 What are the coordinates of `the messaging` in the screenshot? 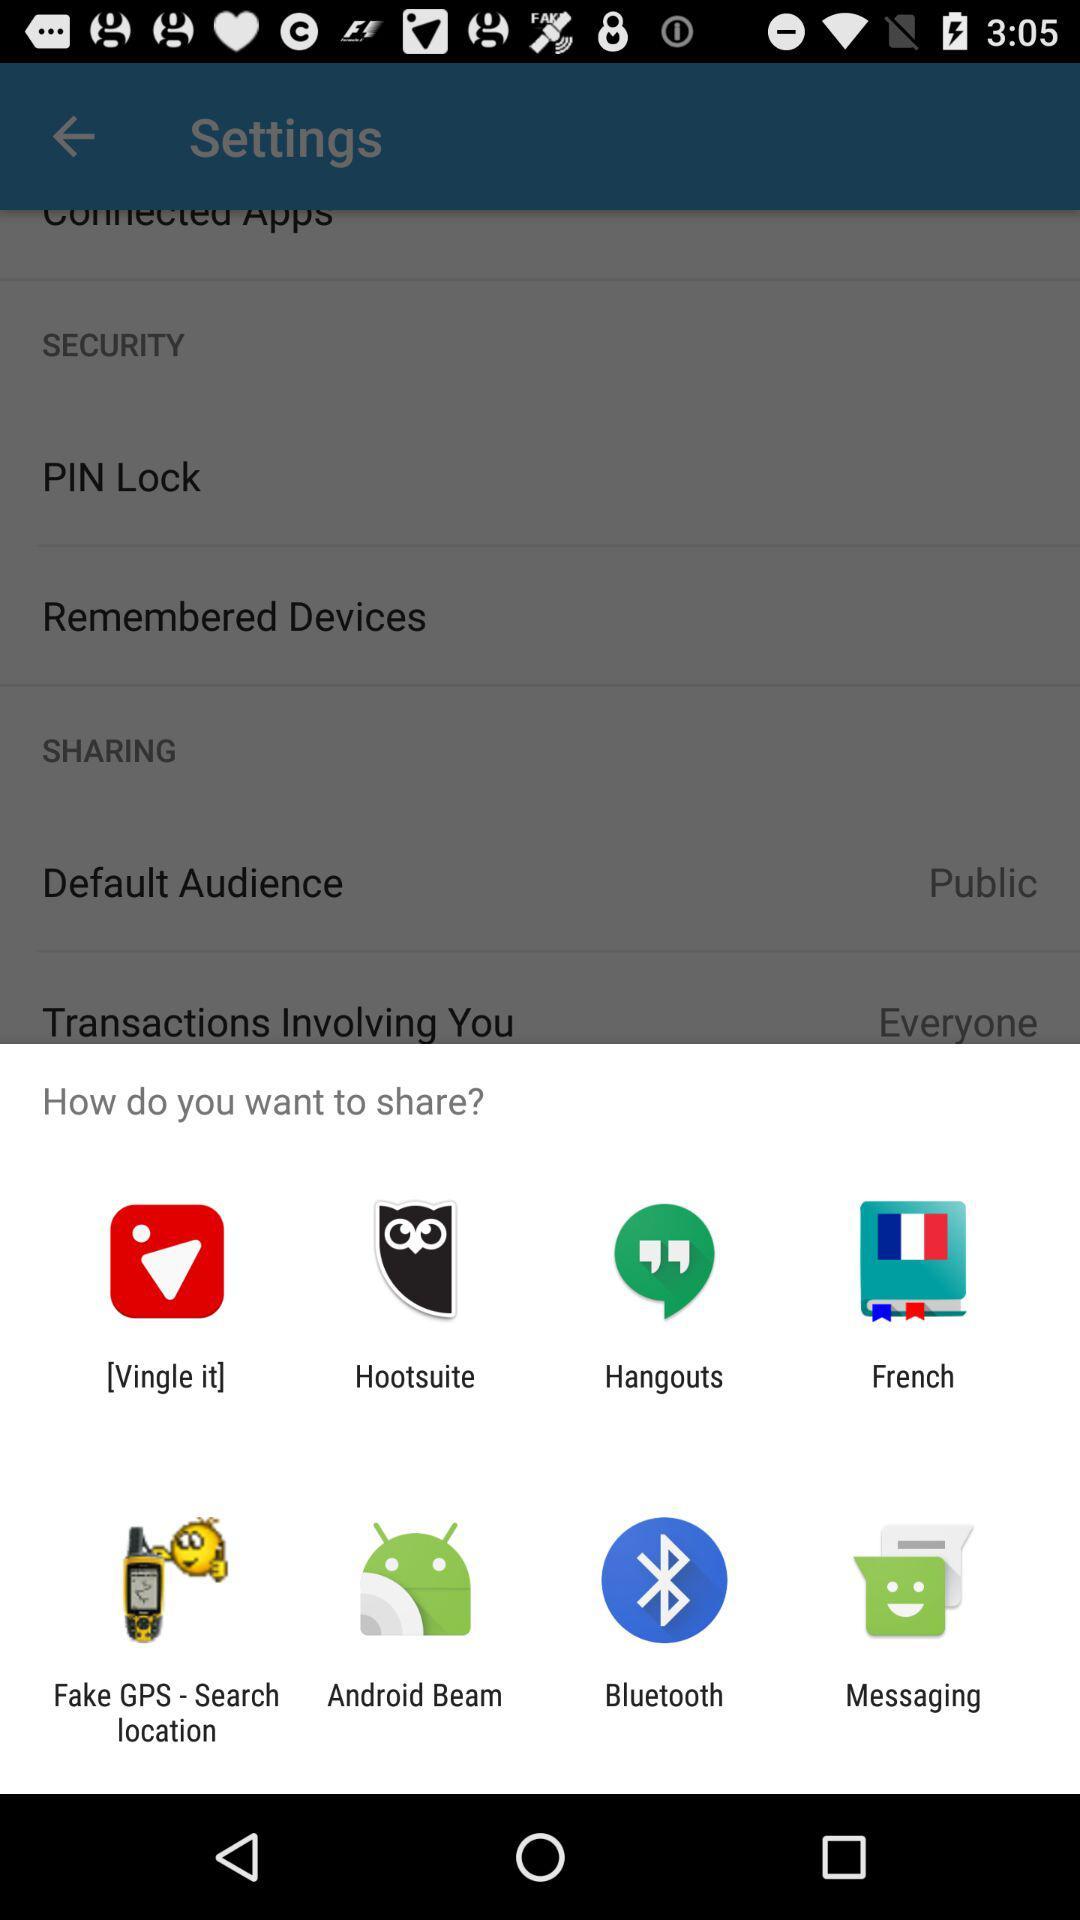 It's located at (913, 1711).